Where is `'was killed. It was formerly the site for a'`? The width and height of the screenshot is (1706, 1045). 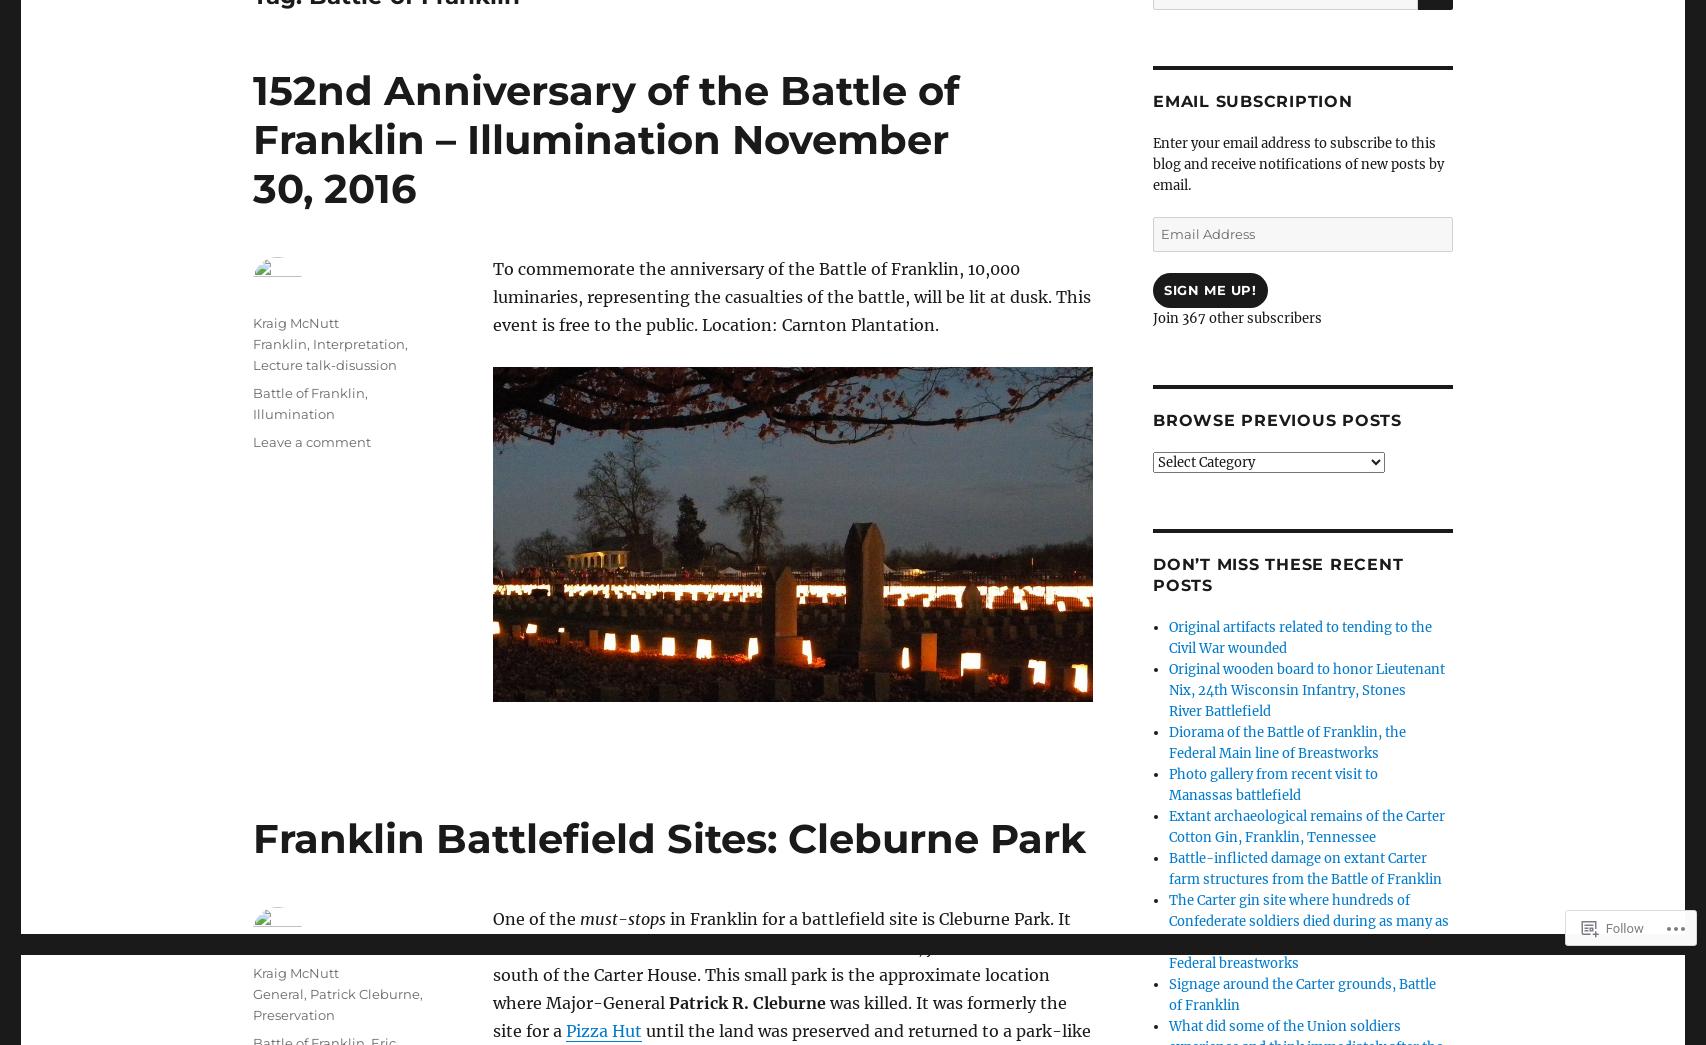
'was killed. It was formerly the site for a' is located at coordinates (492, 1015).